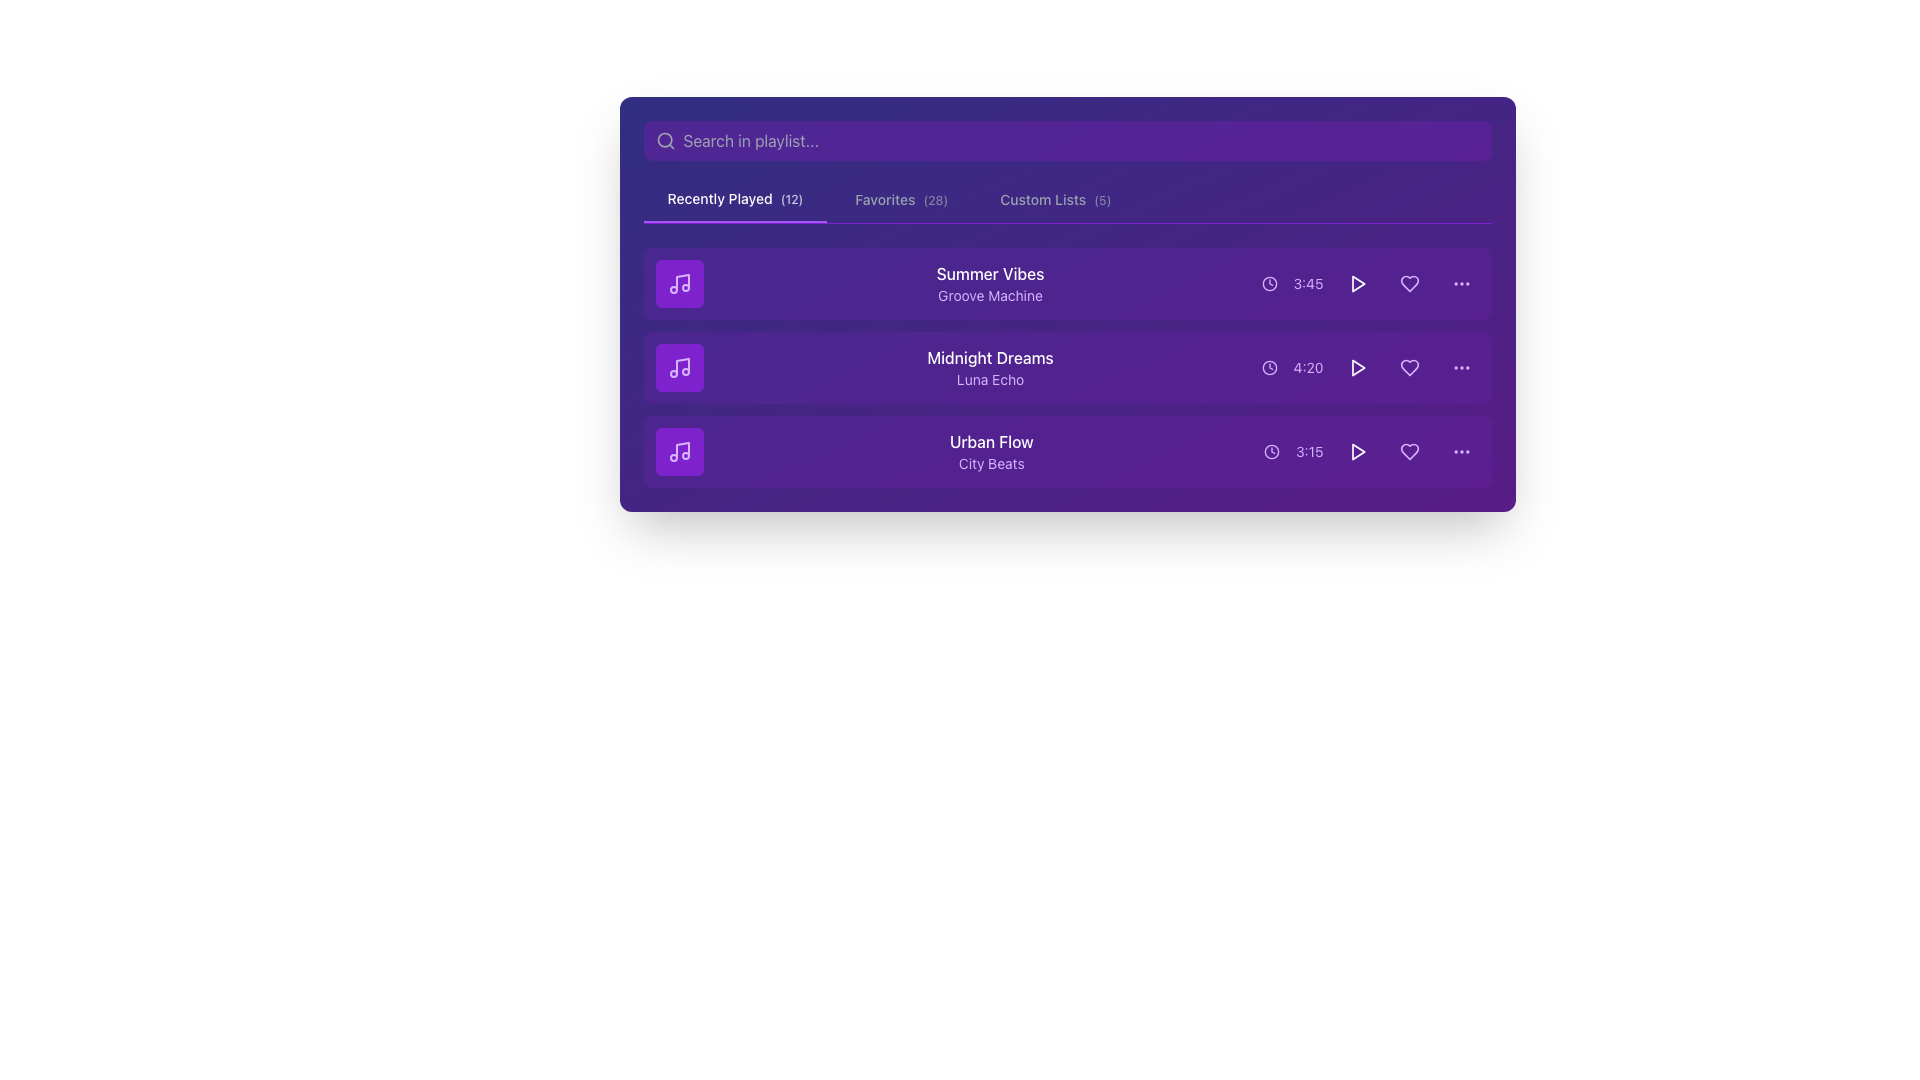  Describe the element at coordinates (990, 284) in the screenshot. I see `the text label that displays the title and subtitle information of a media item, which is located in the first row of a list-like structure, horizontally centered with an icon to its left` at that location.